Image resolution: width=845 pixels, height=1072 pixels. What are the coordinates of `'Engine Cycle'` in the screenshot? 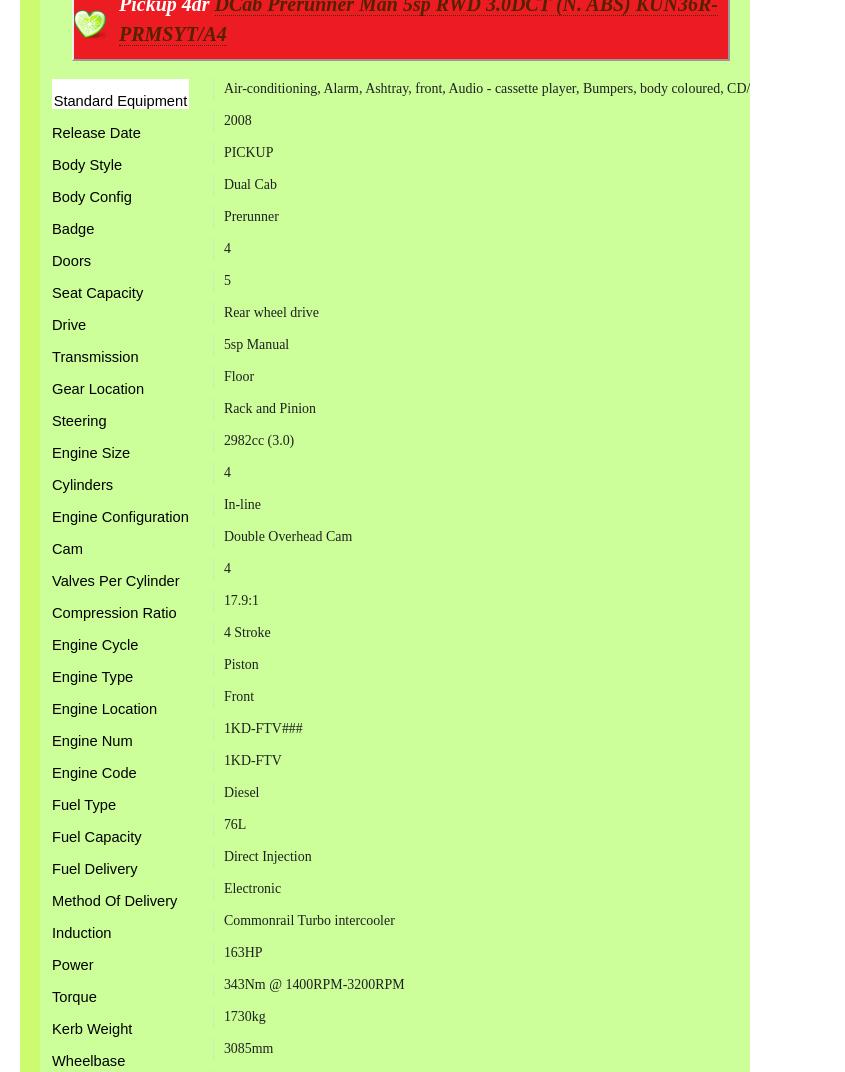 It's located at (50, 645).